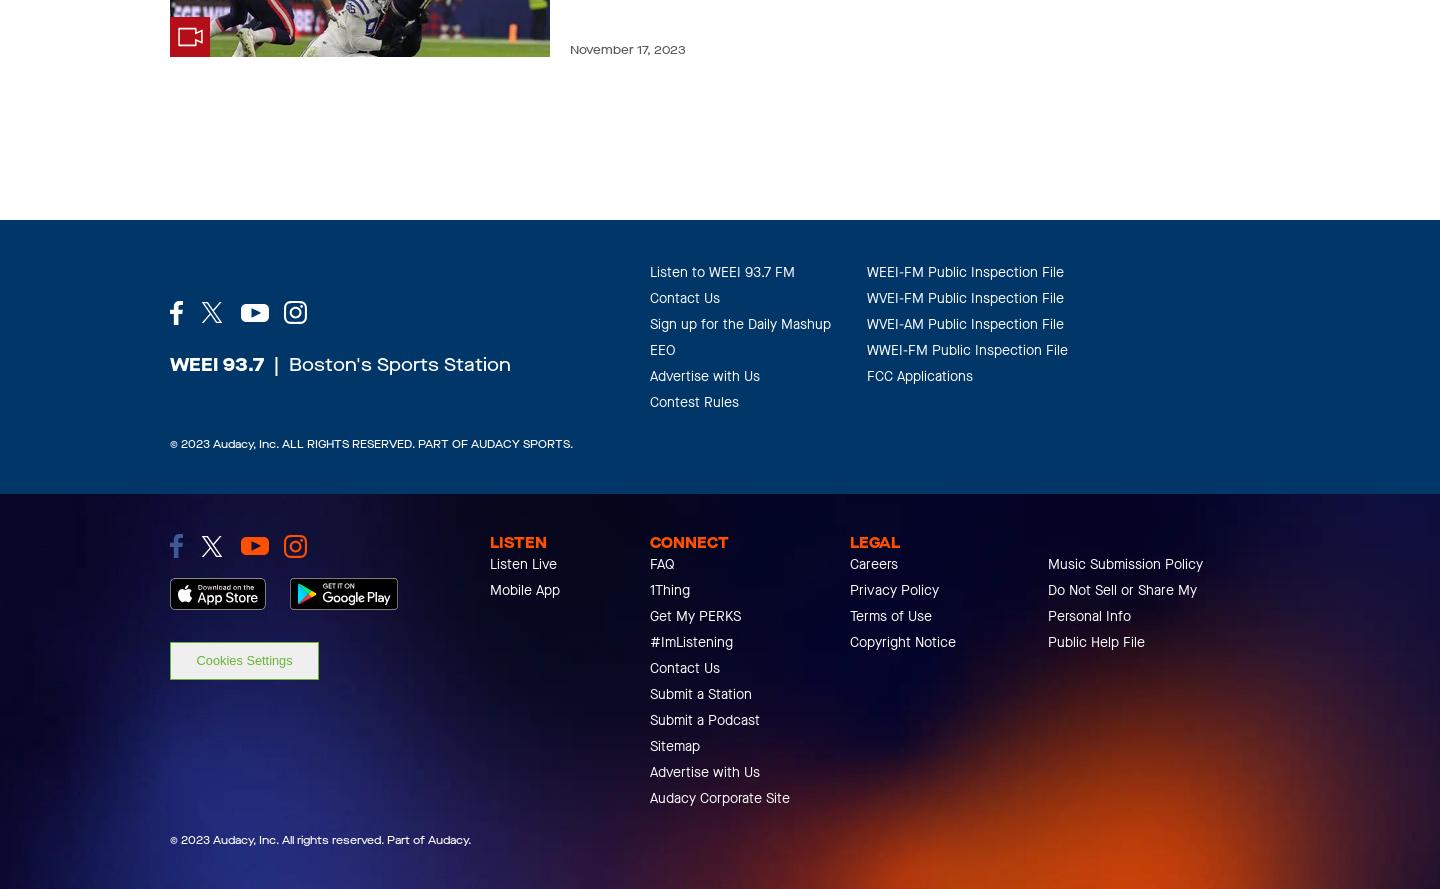 The width and height of the screenshot is (1440, 889). What do you see at coordinates (1124, 564) in the screenshot?
I see `'Music Submission Policy'` at bounding box center [1124, 564].